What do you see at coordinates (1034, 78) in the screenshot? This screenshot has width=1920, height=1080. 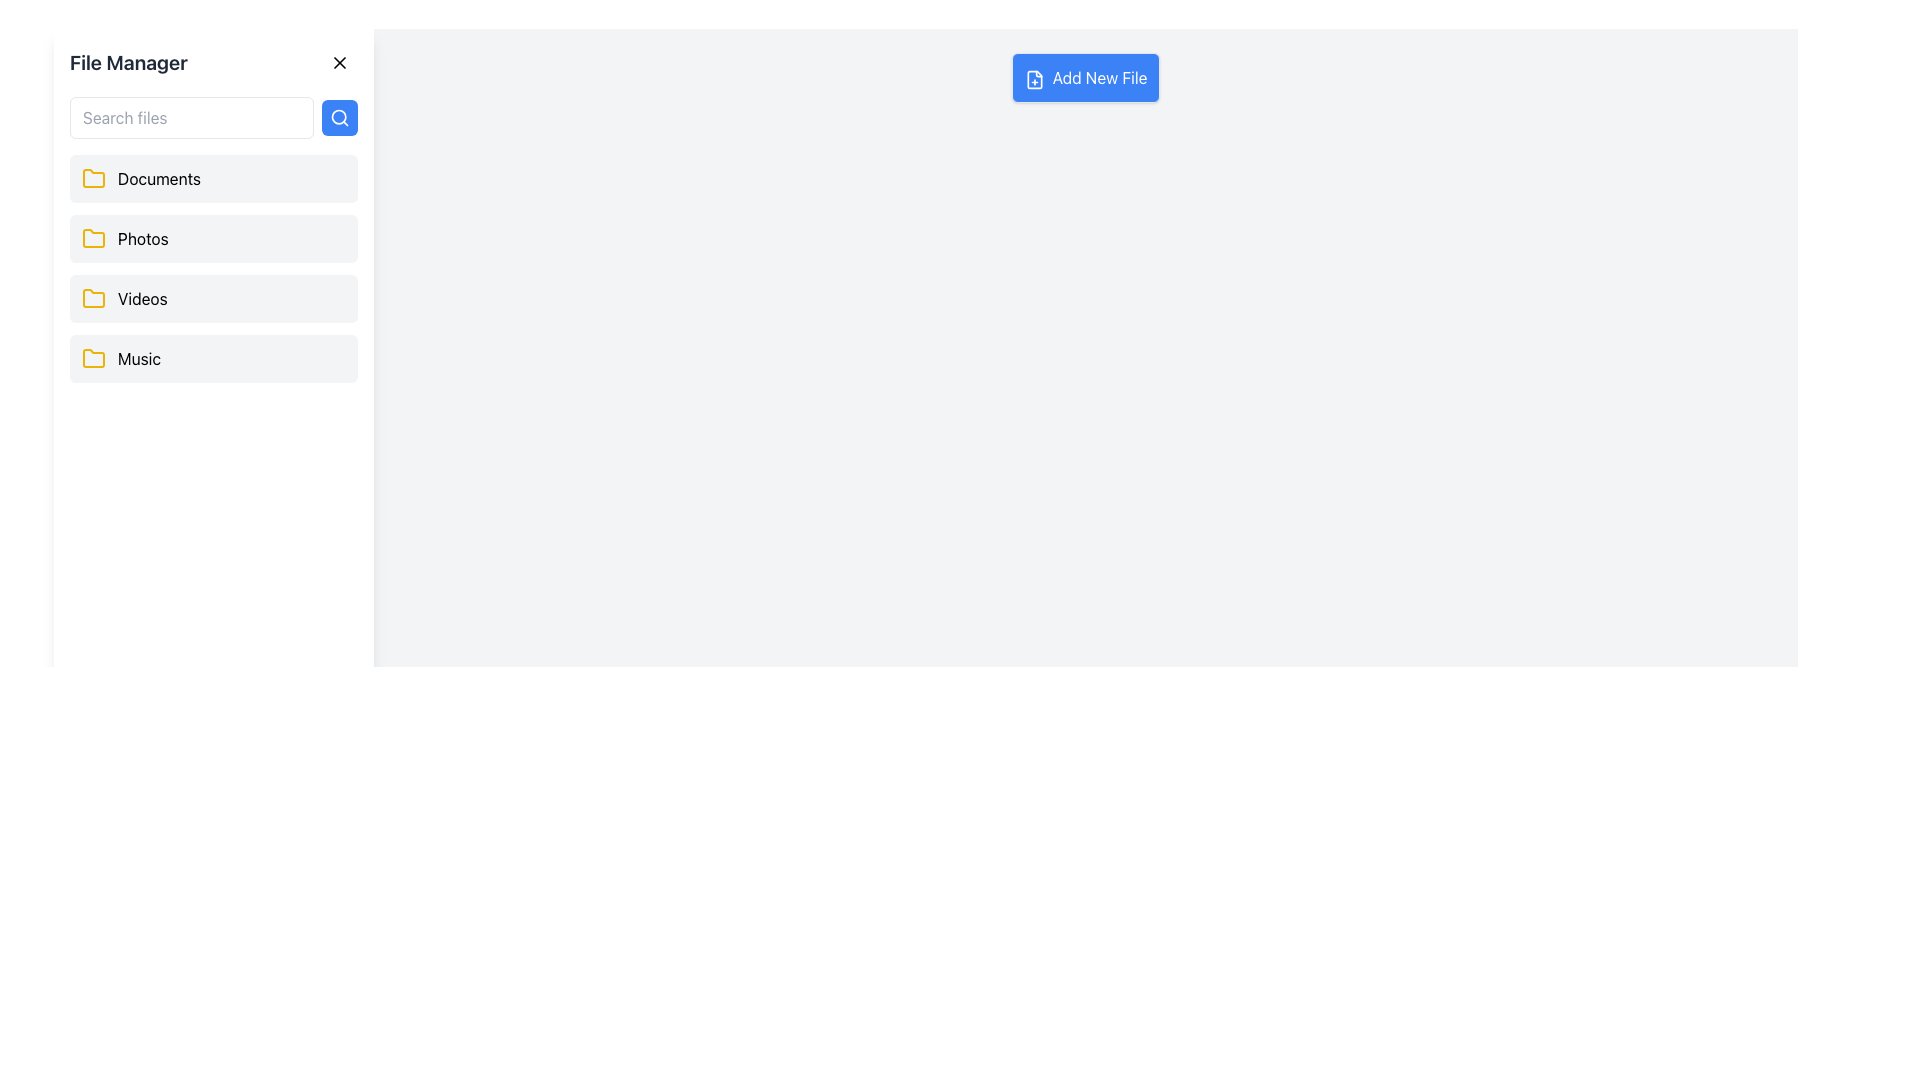 I see `the icon situated to the left of the 'Add New File' button to interact with it` at bounding box center [1034, 78].